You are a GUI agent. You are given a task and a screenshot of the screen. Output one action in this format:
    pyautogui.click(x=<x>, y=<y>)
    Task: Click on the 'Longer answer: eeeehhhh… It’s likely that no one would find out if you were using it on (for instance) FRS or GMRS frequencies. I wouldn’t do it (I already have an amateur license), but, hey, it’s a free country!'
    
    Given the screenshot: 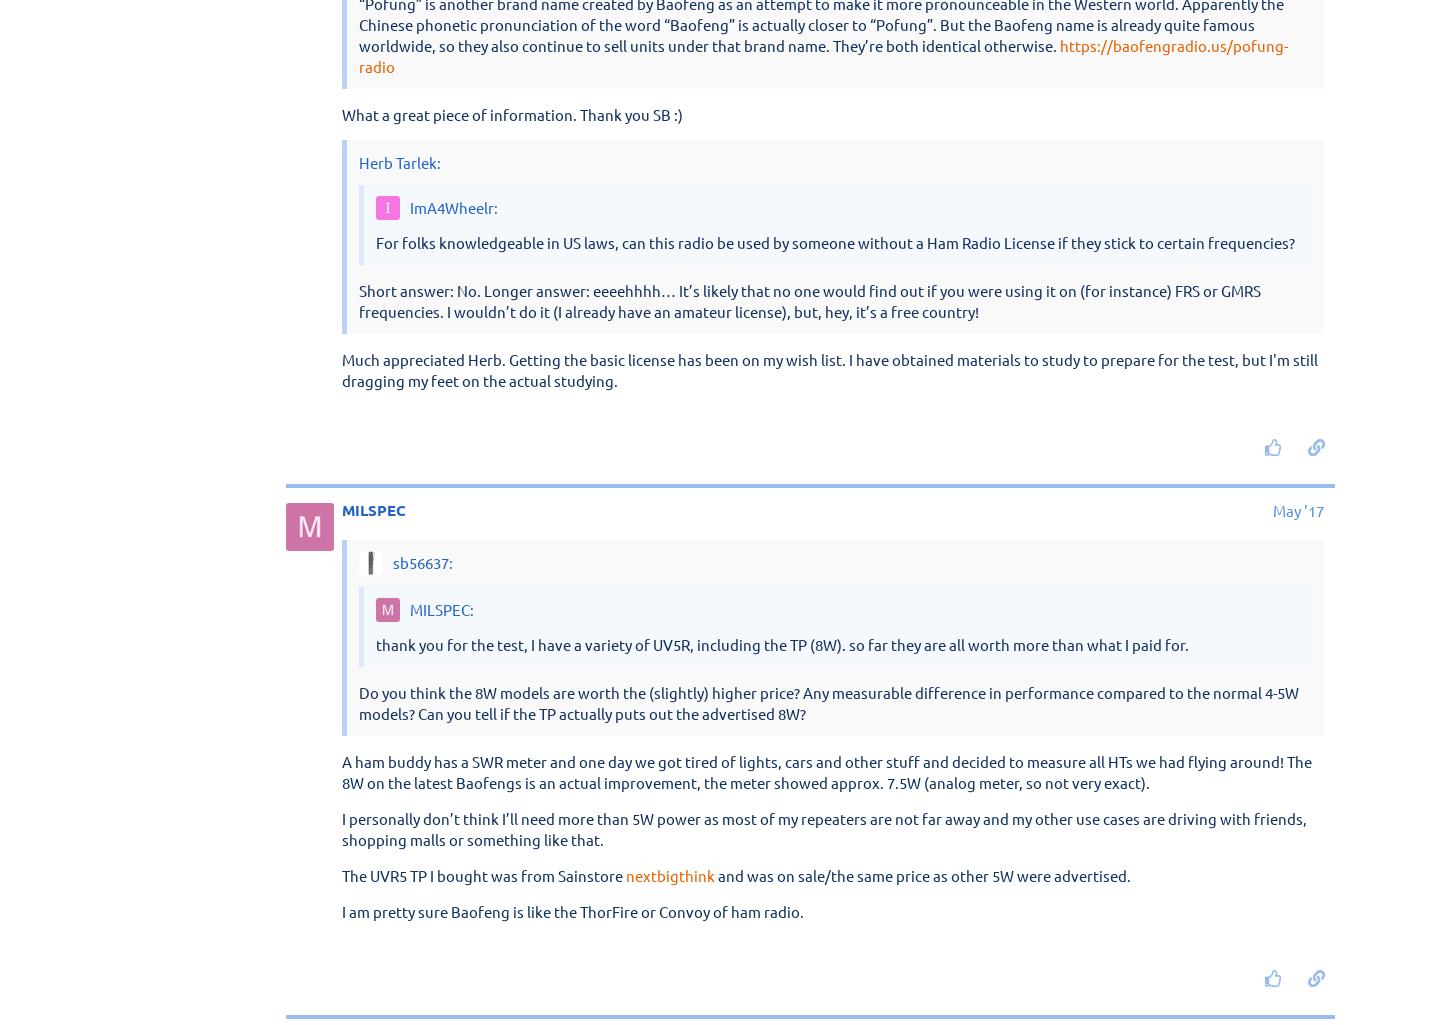 What is the action you would take?
    pyautogui.click(x=827, y=258)
    